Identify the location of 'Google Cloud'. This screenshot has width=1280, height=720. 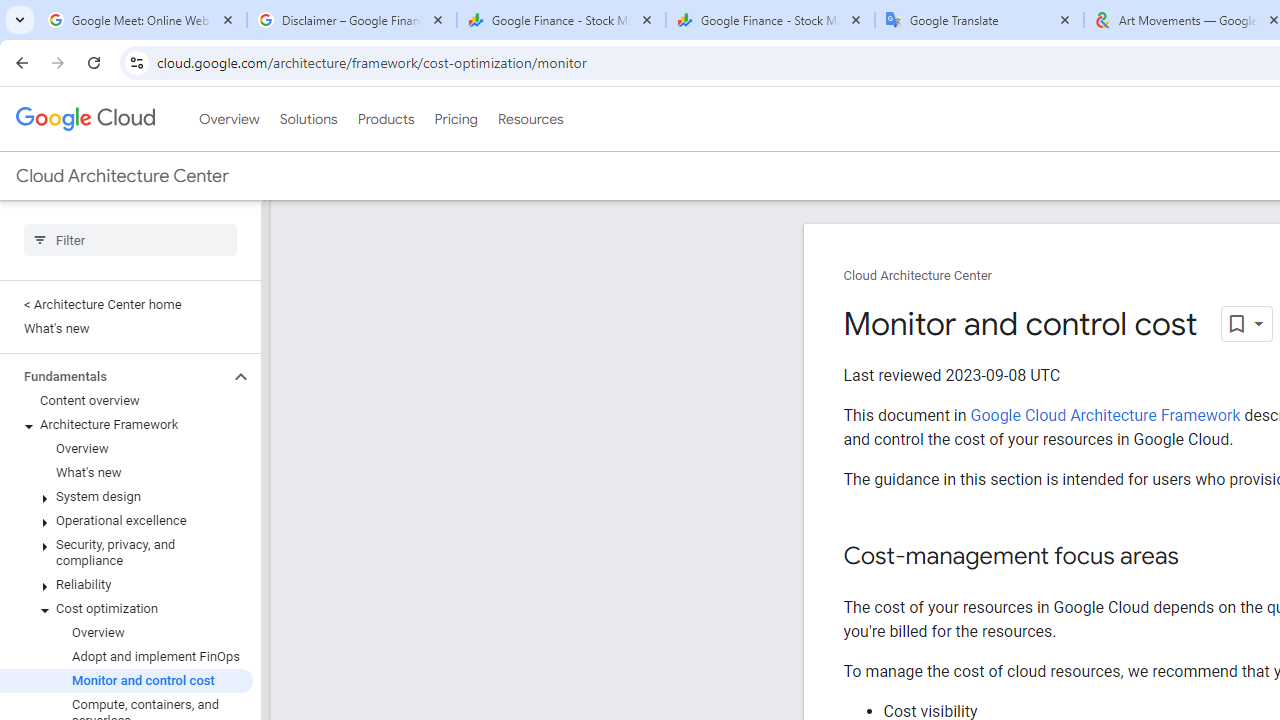
(84, 119).